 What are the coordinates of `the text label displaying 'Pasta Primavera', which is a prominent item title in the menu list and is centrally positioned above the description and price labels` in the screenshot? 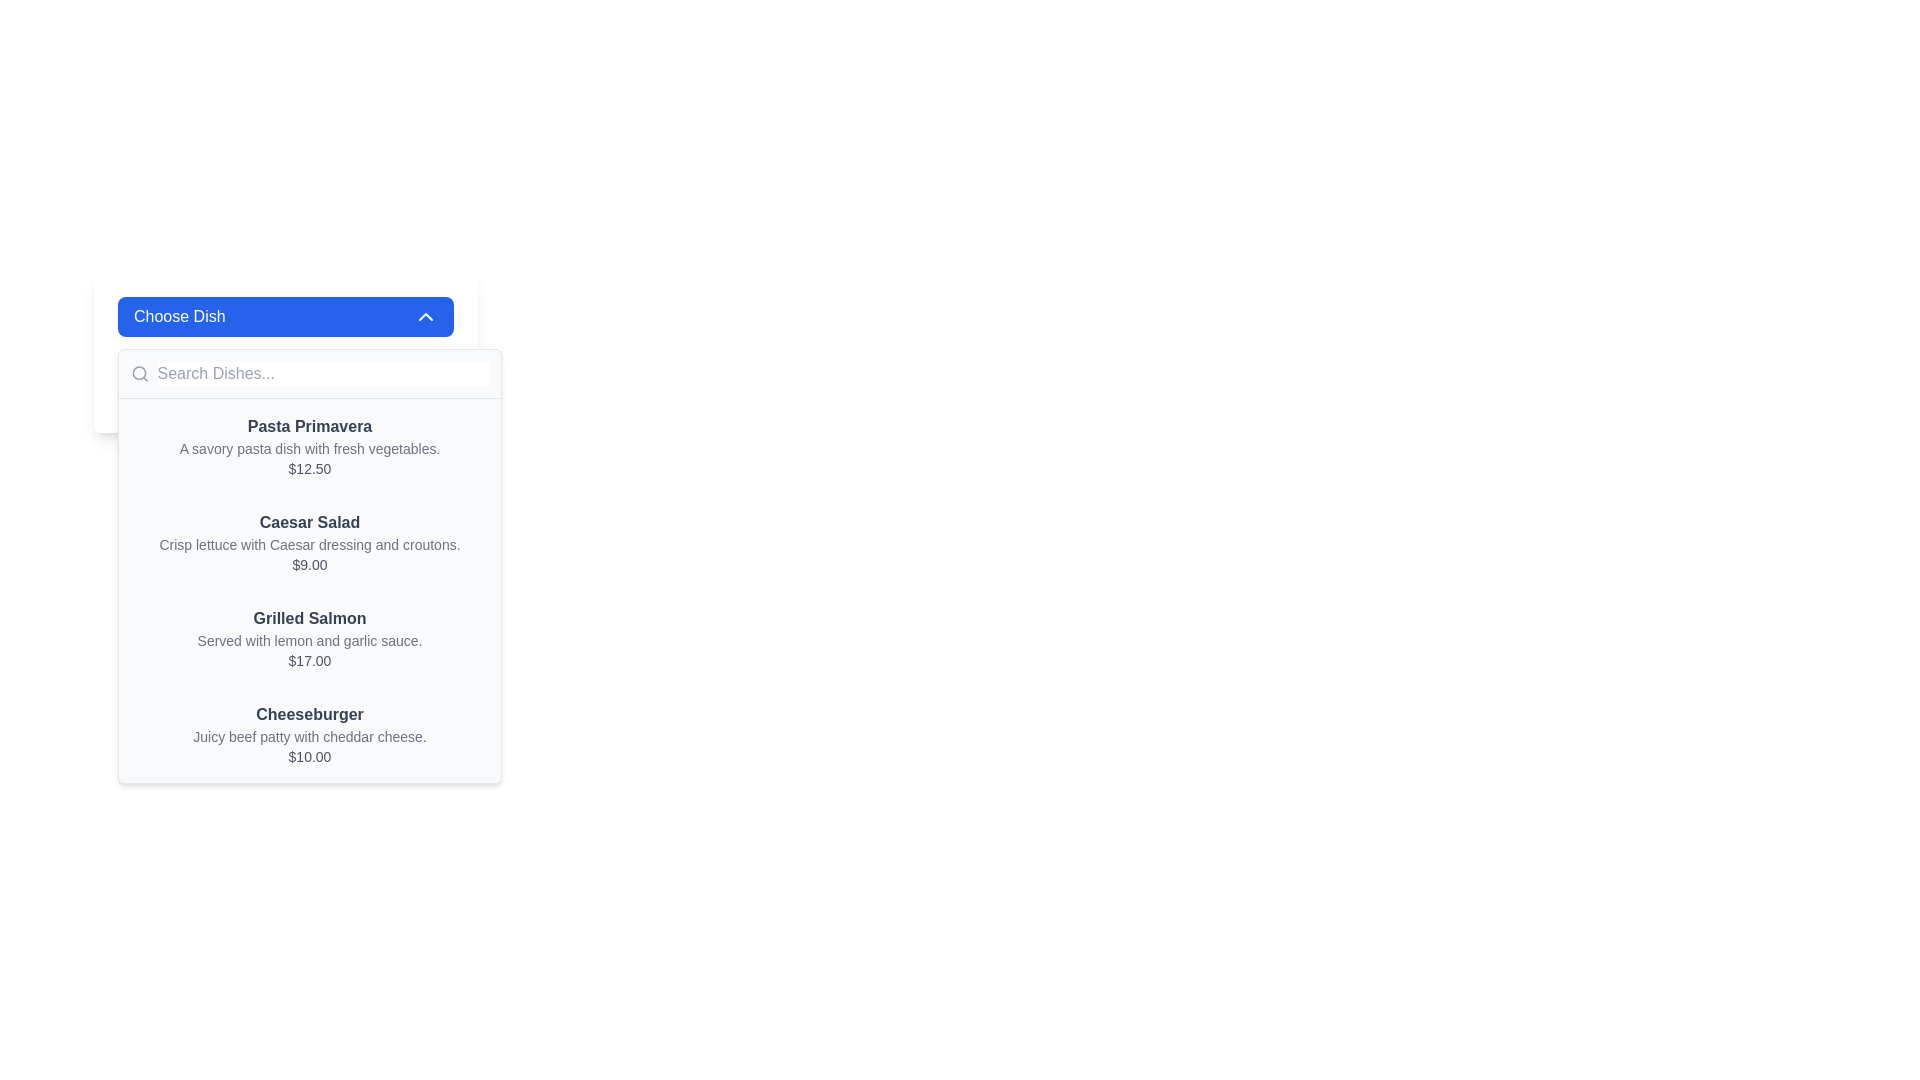 It's located at (309, 426).